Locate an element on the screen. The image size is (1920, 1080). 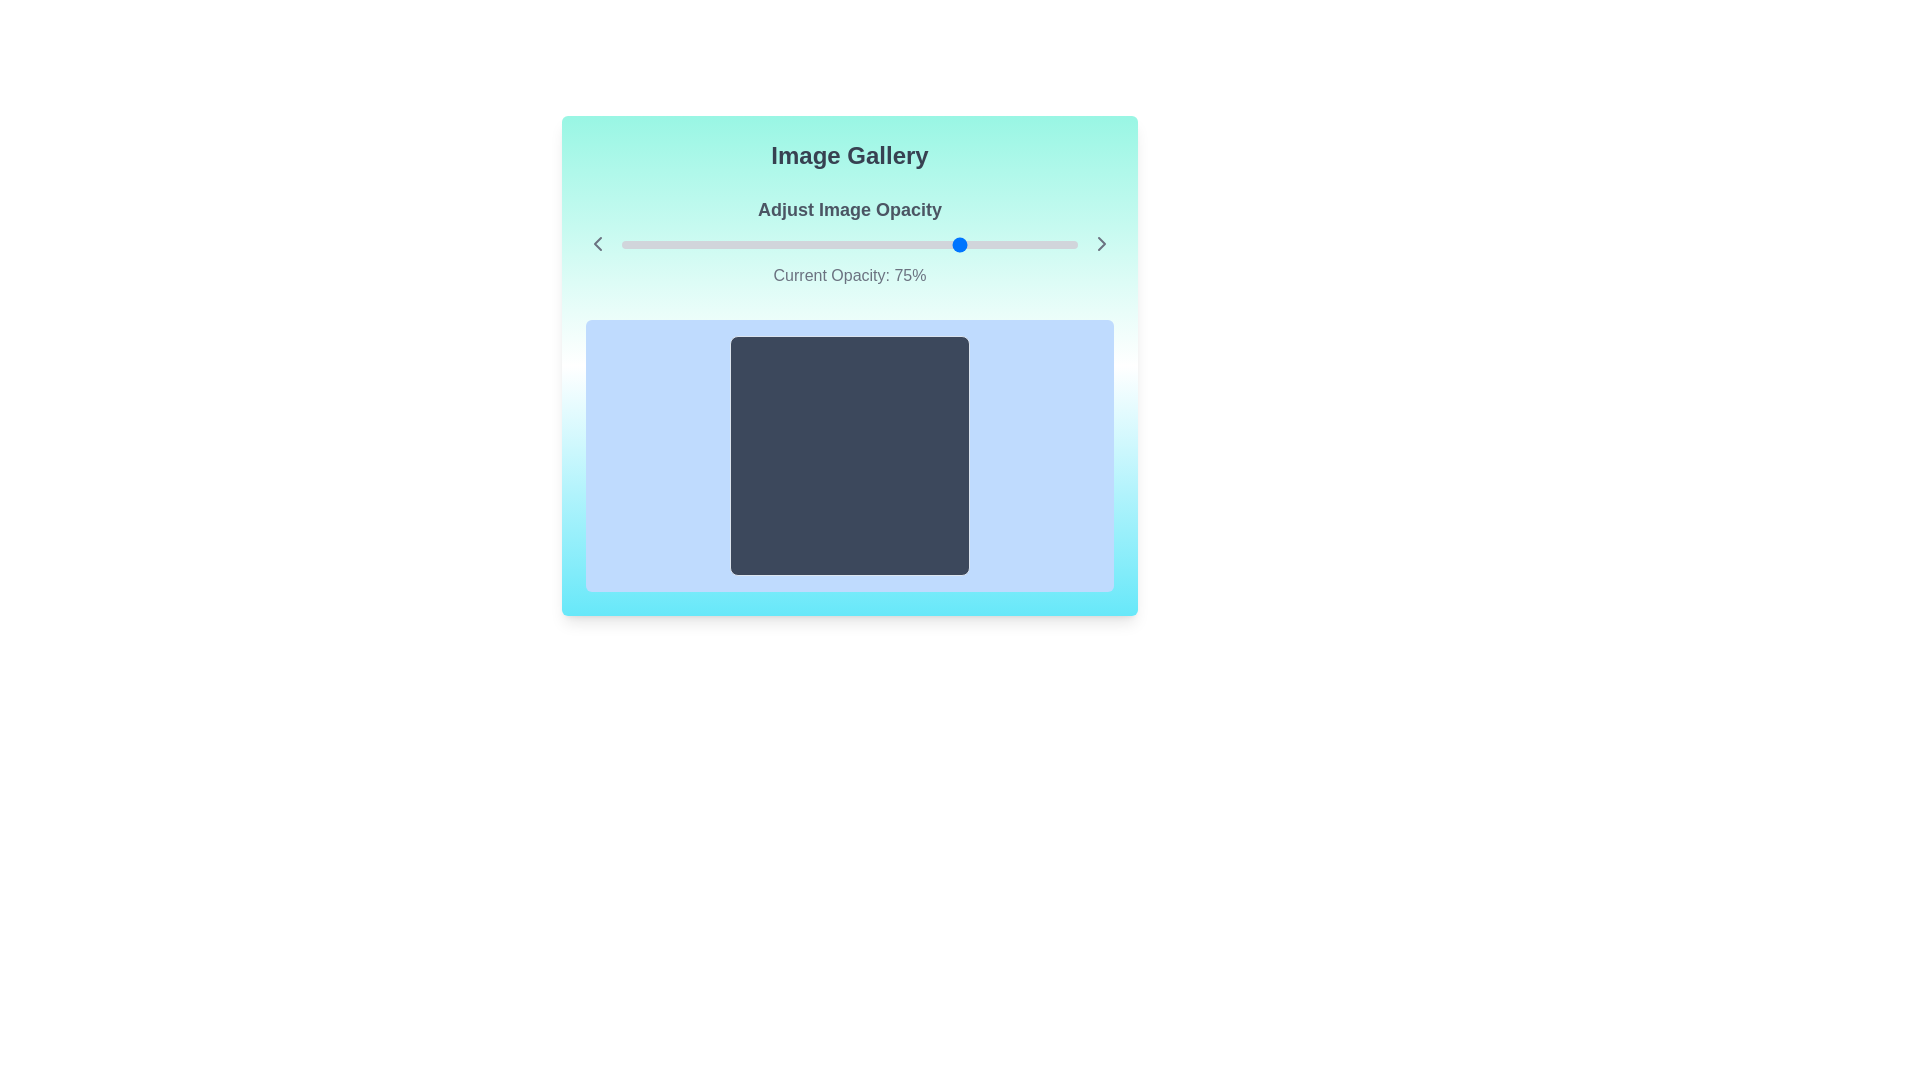
the image opacity slider to 76% is located at coordinates (968, 244).